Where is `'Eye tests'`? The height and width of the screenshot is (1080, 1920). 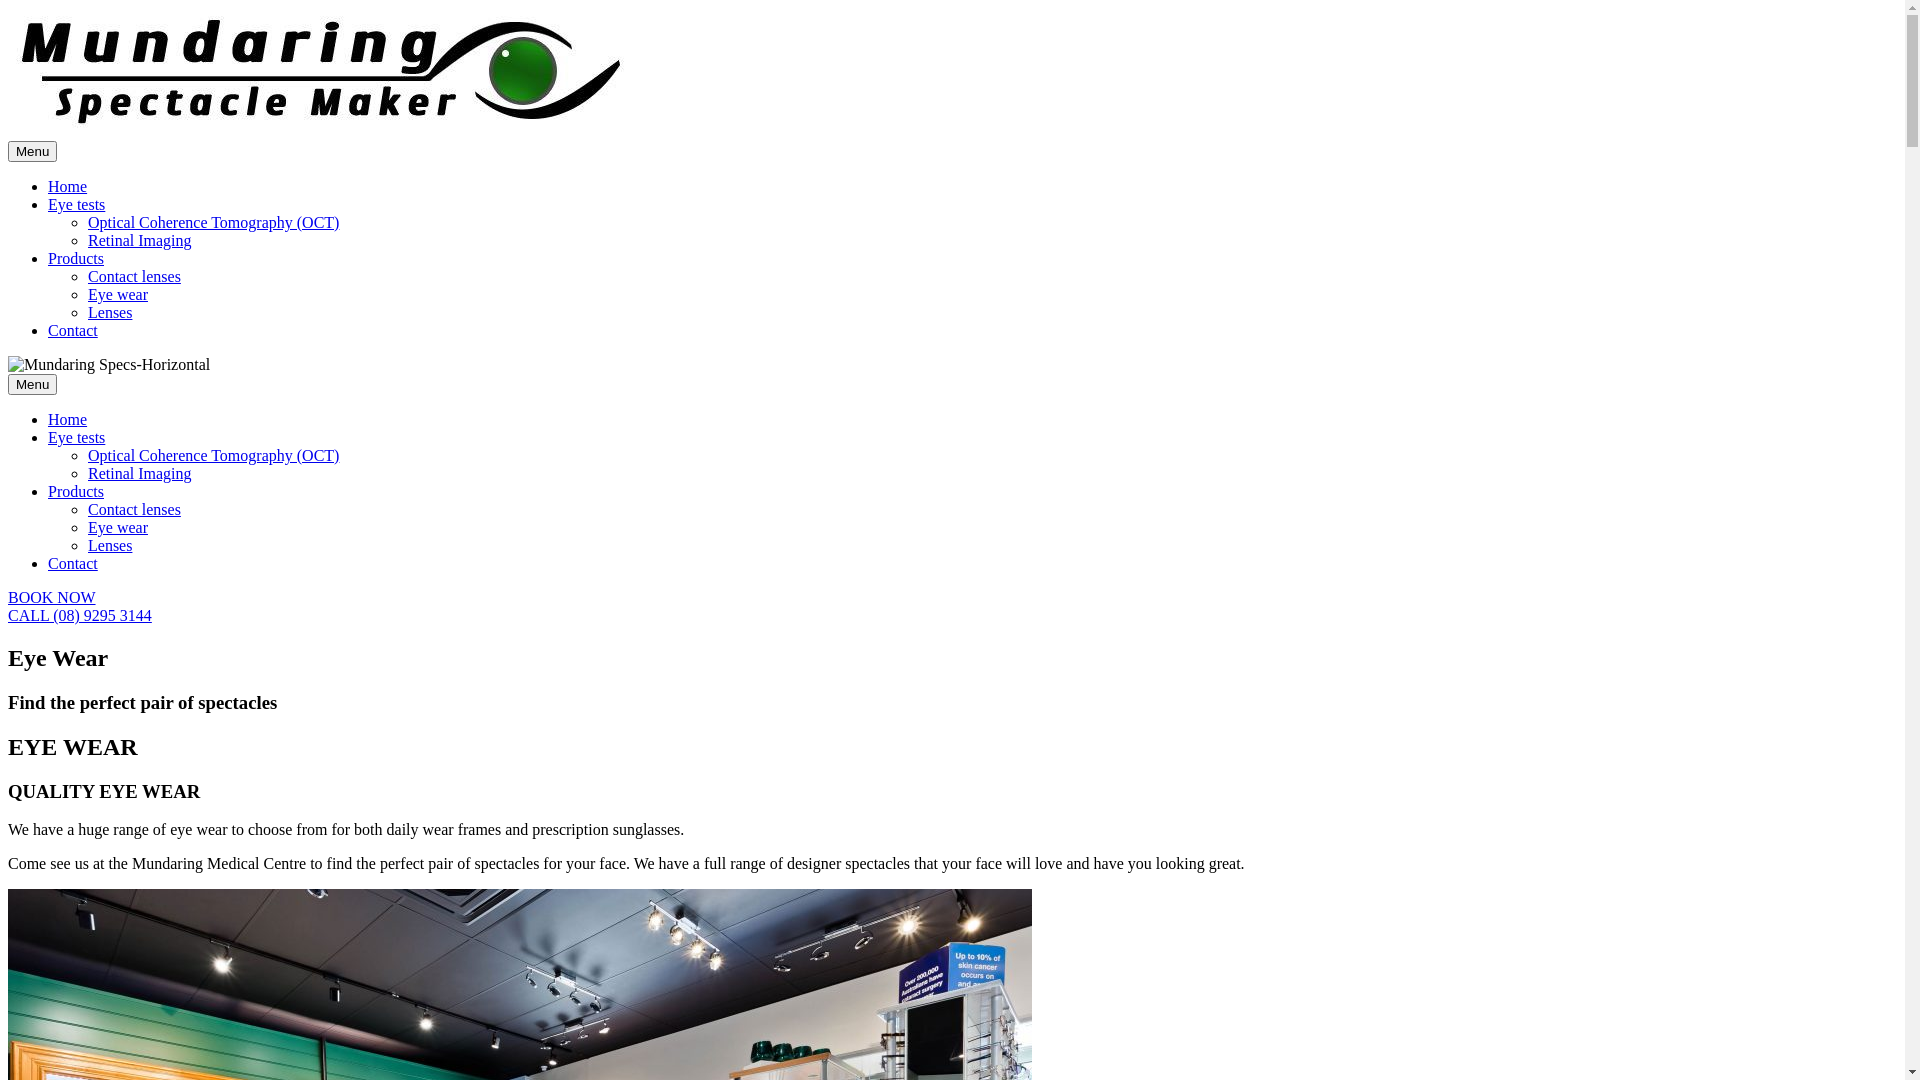
'Eye tests' is located at coordinates (76, 436).